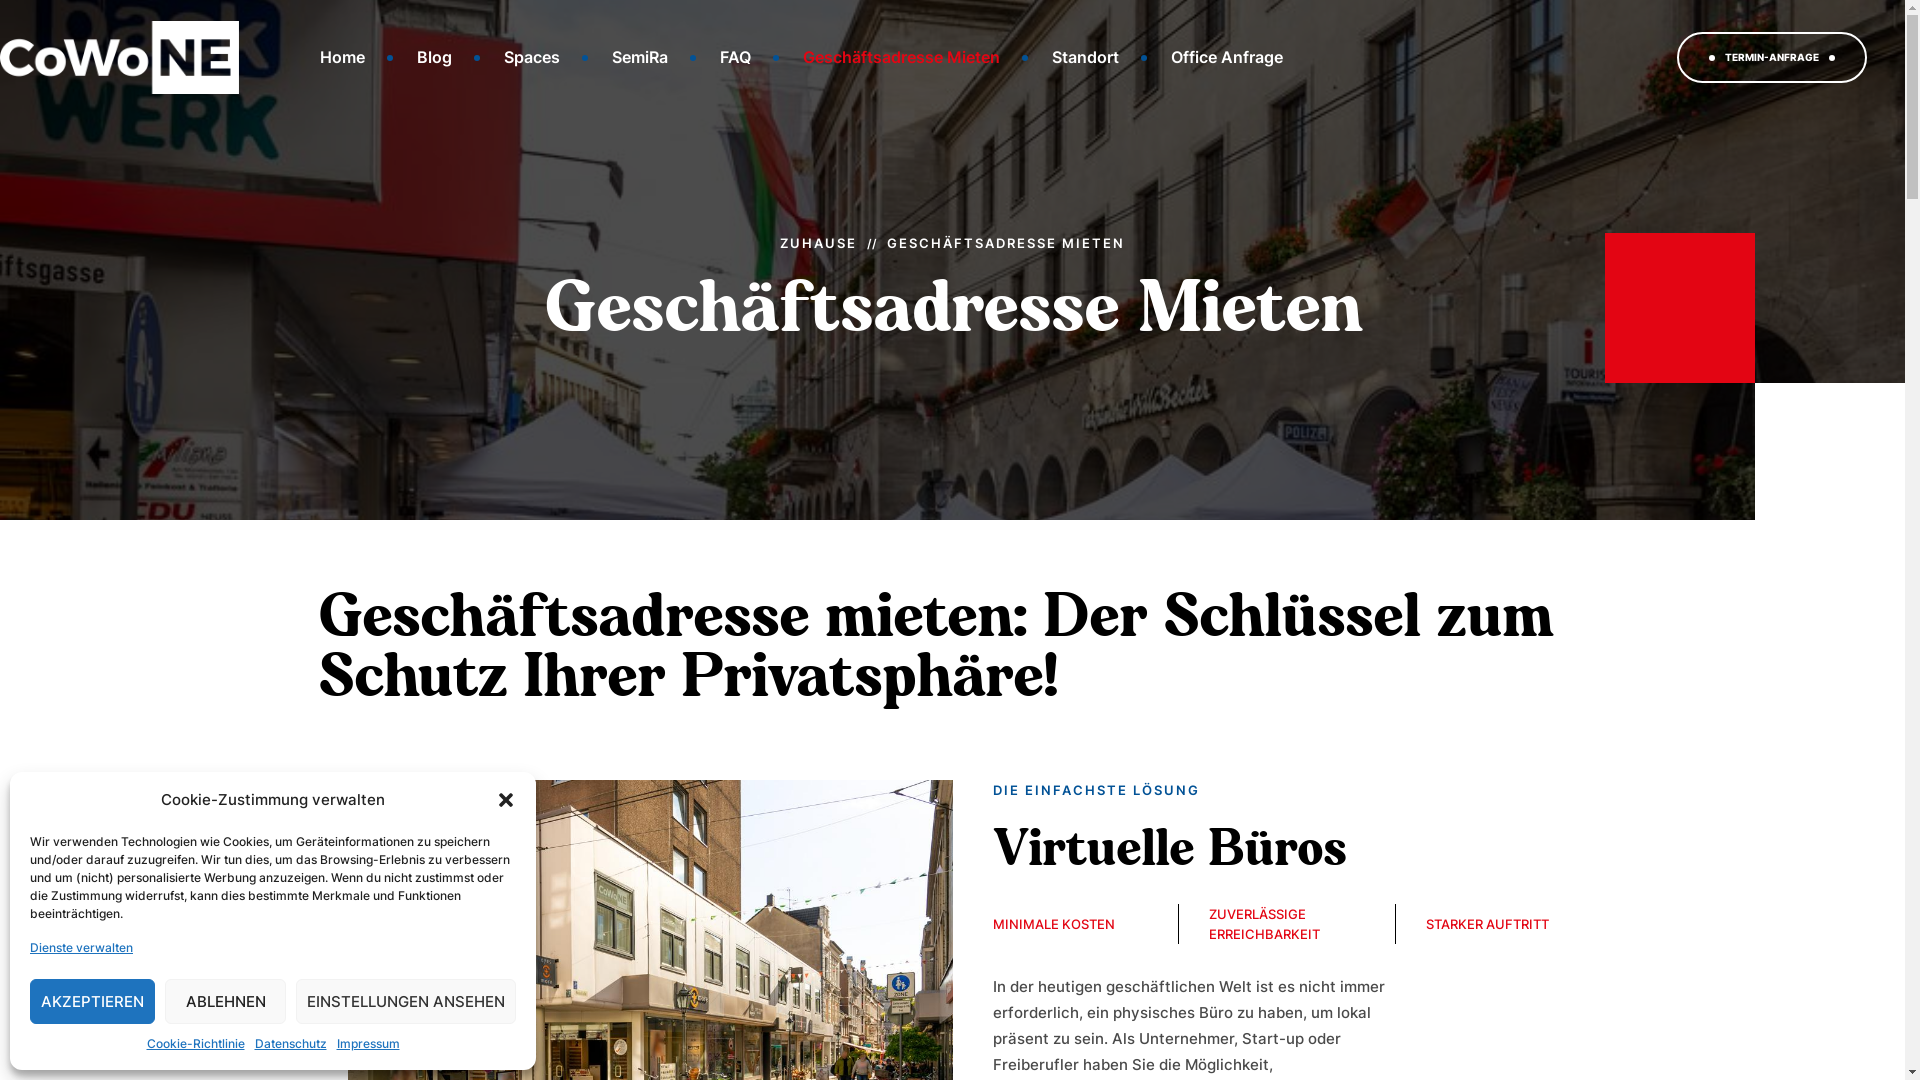 The image size is (1920, 1080). Describe the element at coordinates (288, 1043) in the screenshot. I see `'Datenschutz'` at that location.